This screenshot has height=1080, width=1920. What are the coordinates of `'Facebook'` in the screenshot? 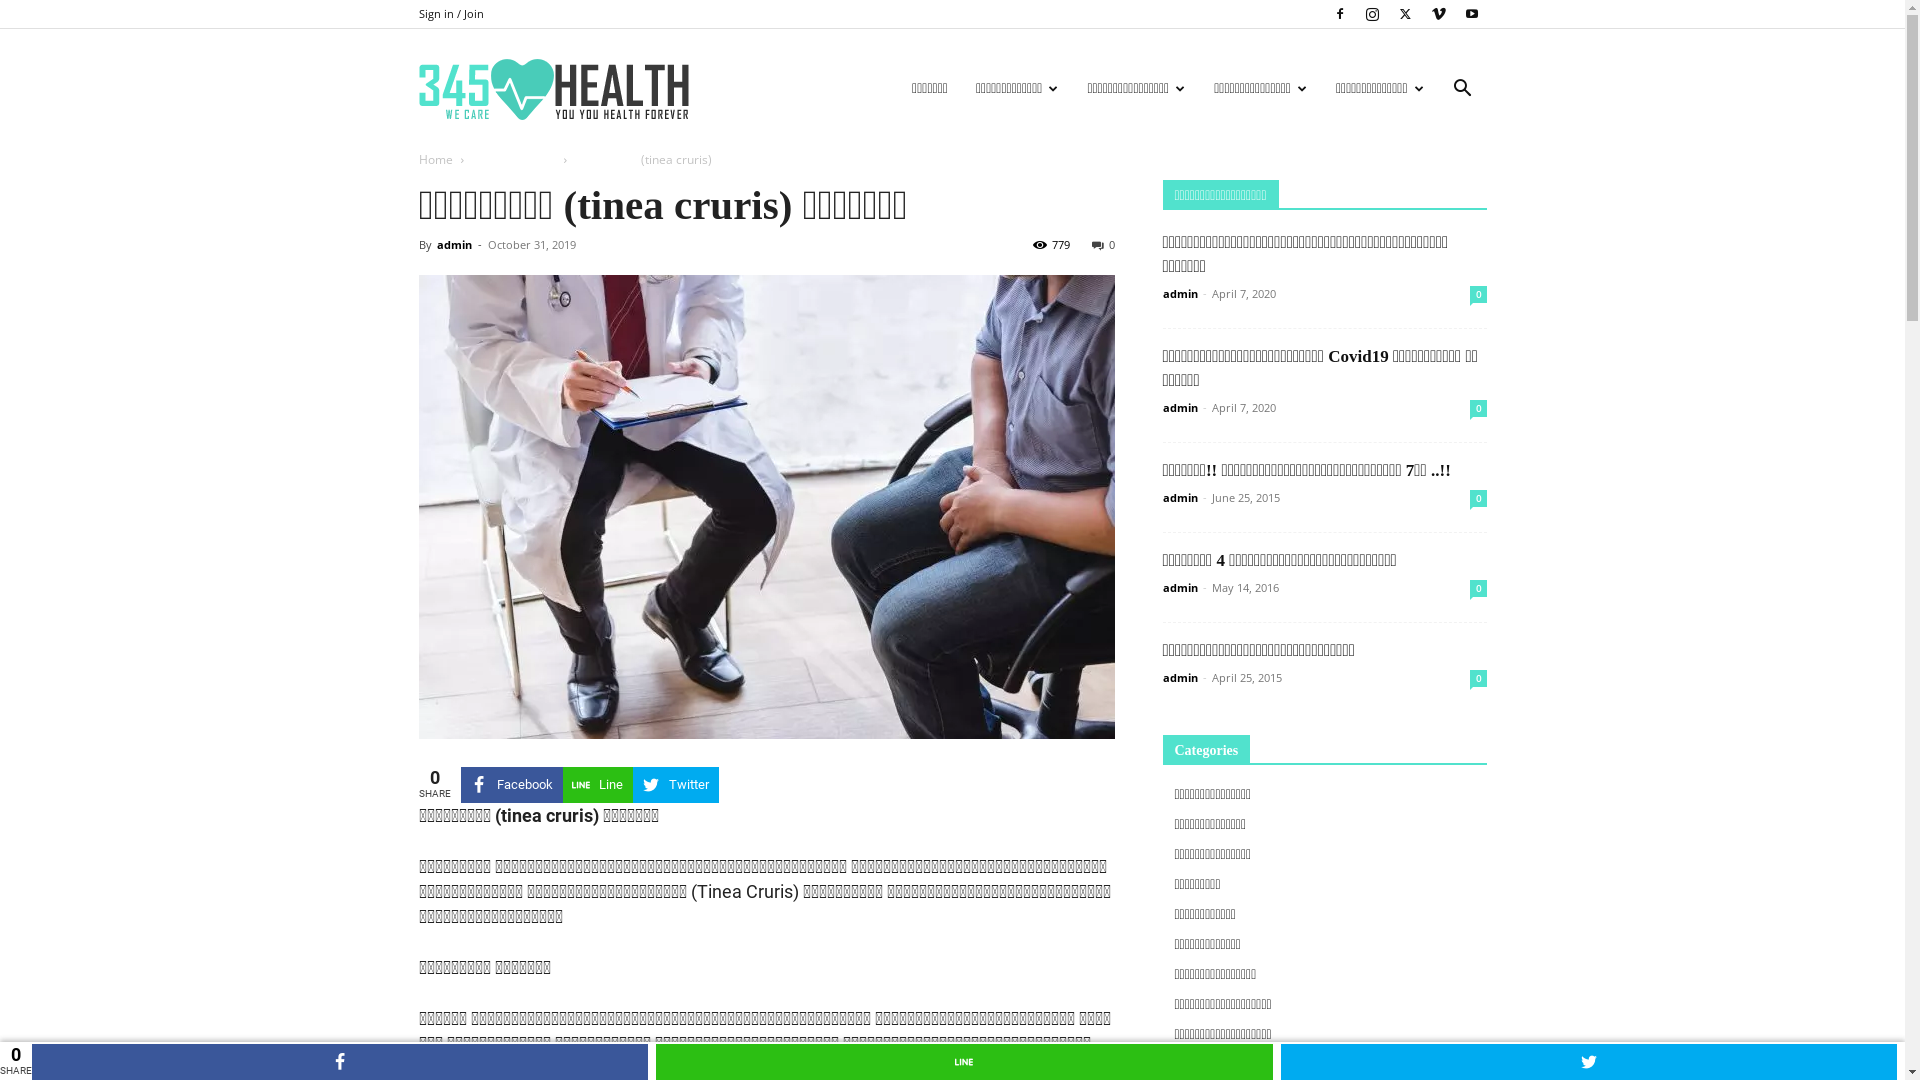 It's located at (510, 784).